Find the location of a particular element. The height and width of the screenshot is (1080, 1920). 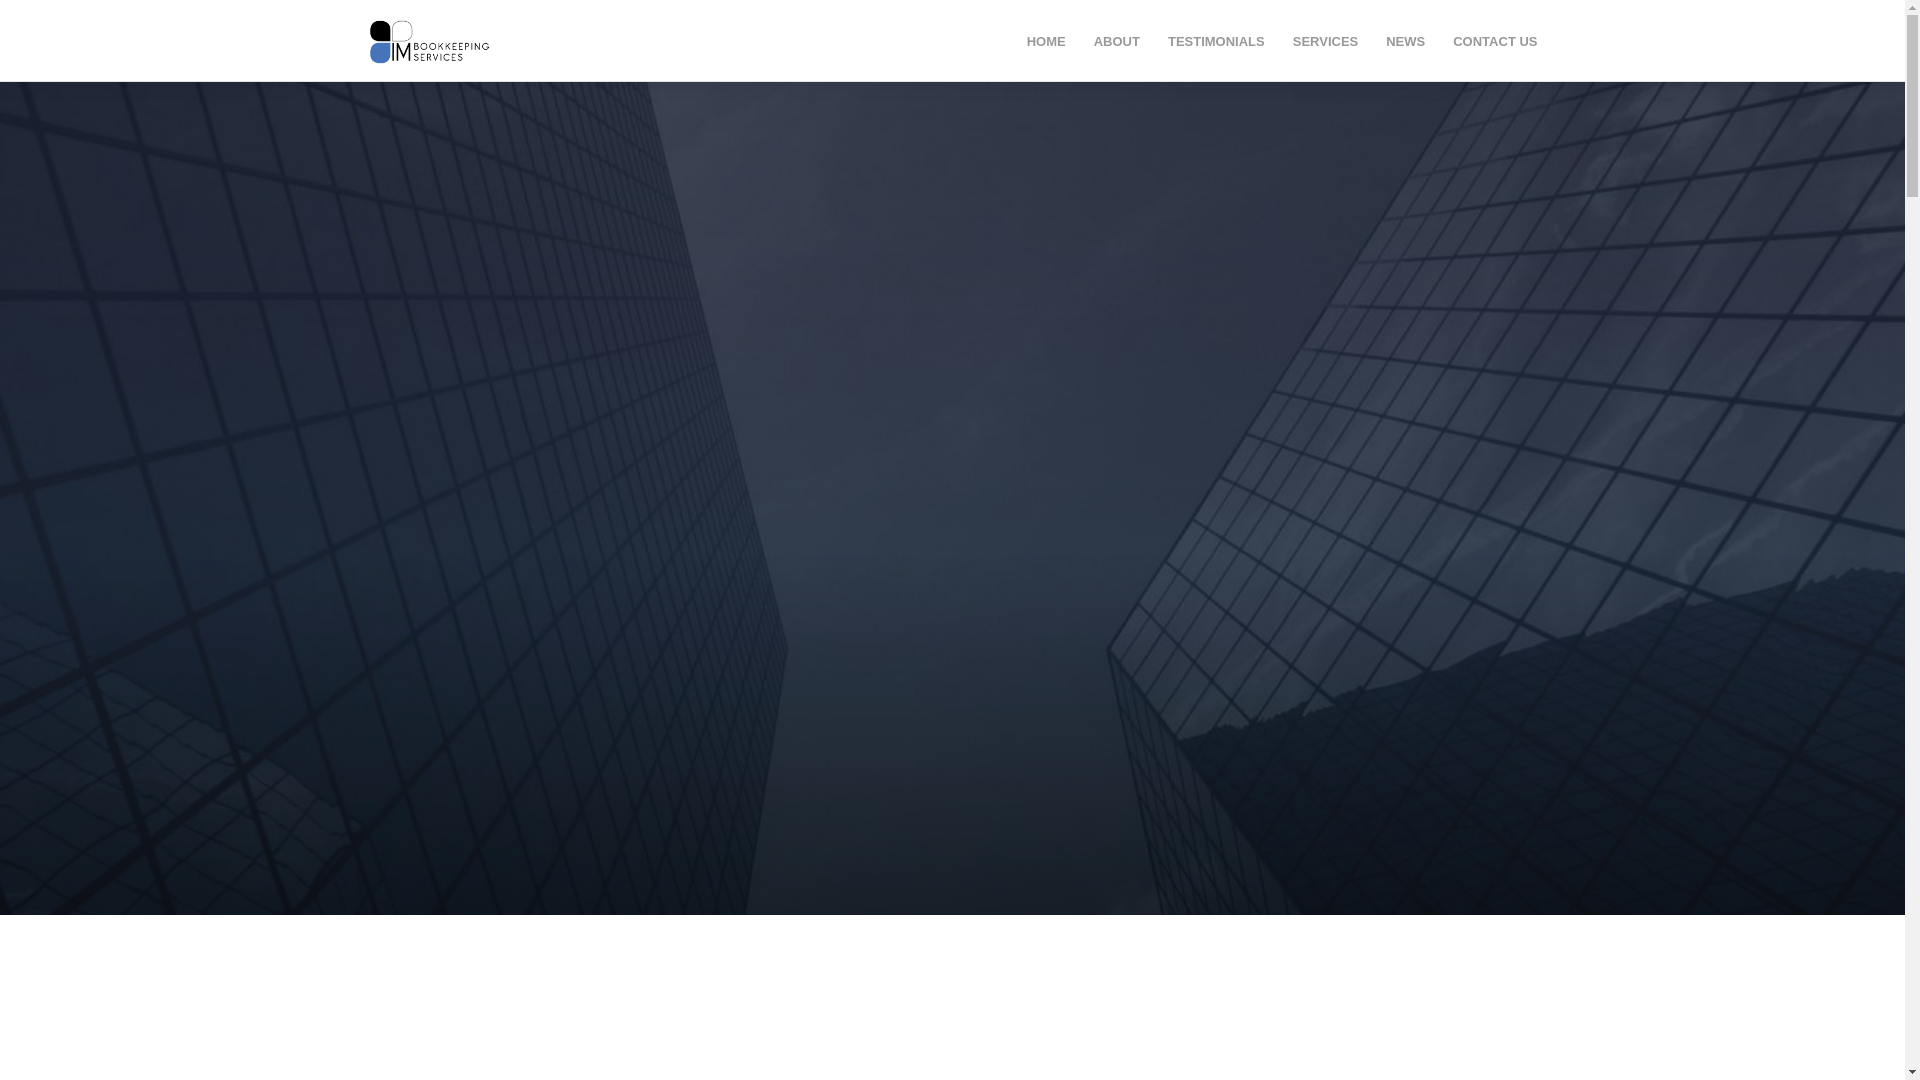

'ABOUT' is located at coordinates (1116, 41).